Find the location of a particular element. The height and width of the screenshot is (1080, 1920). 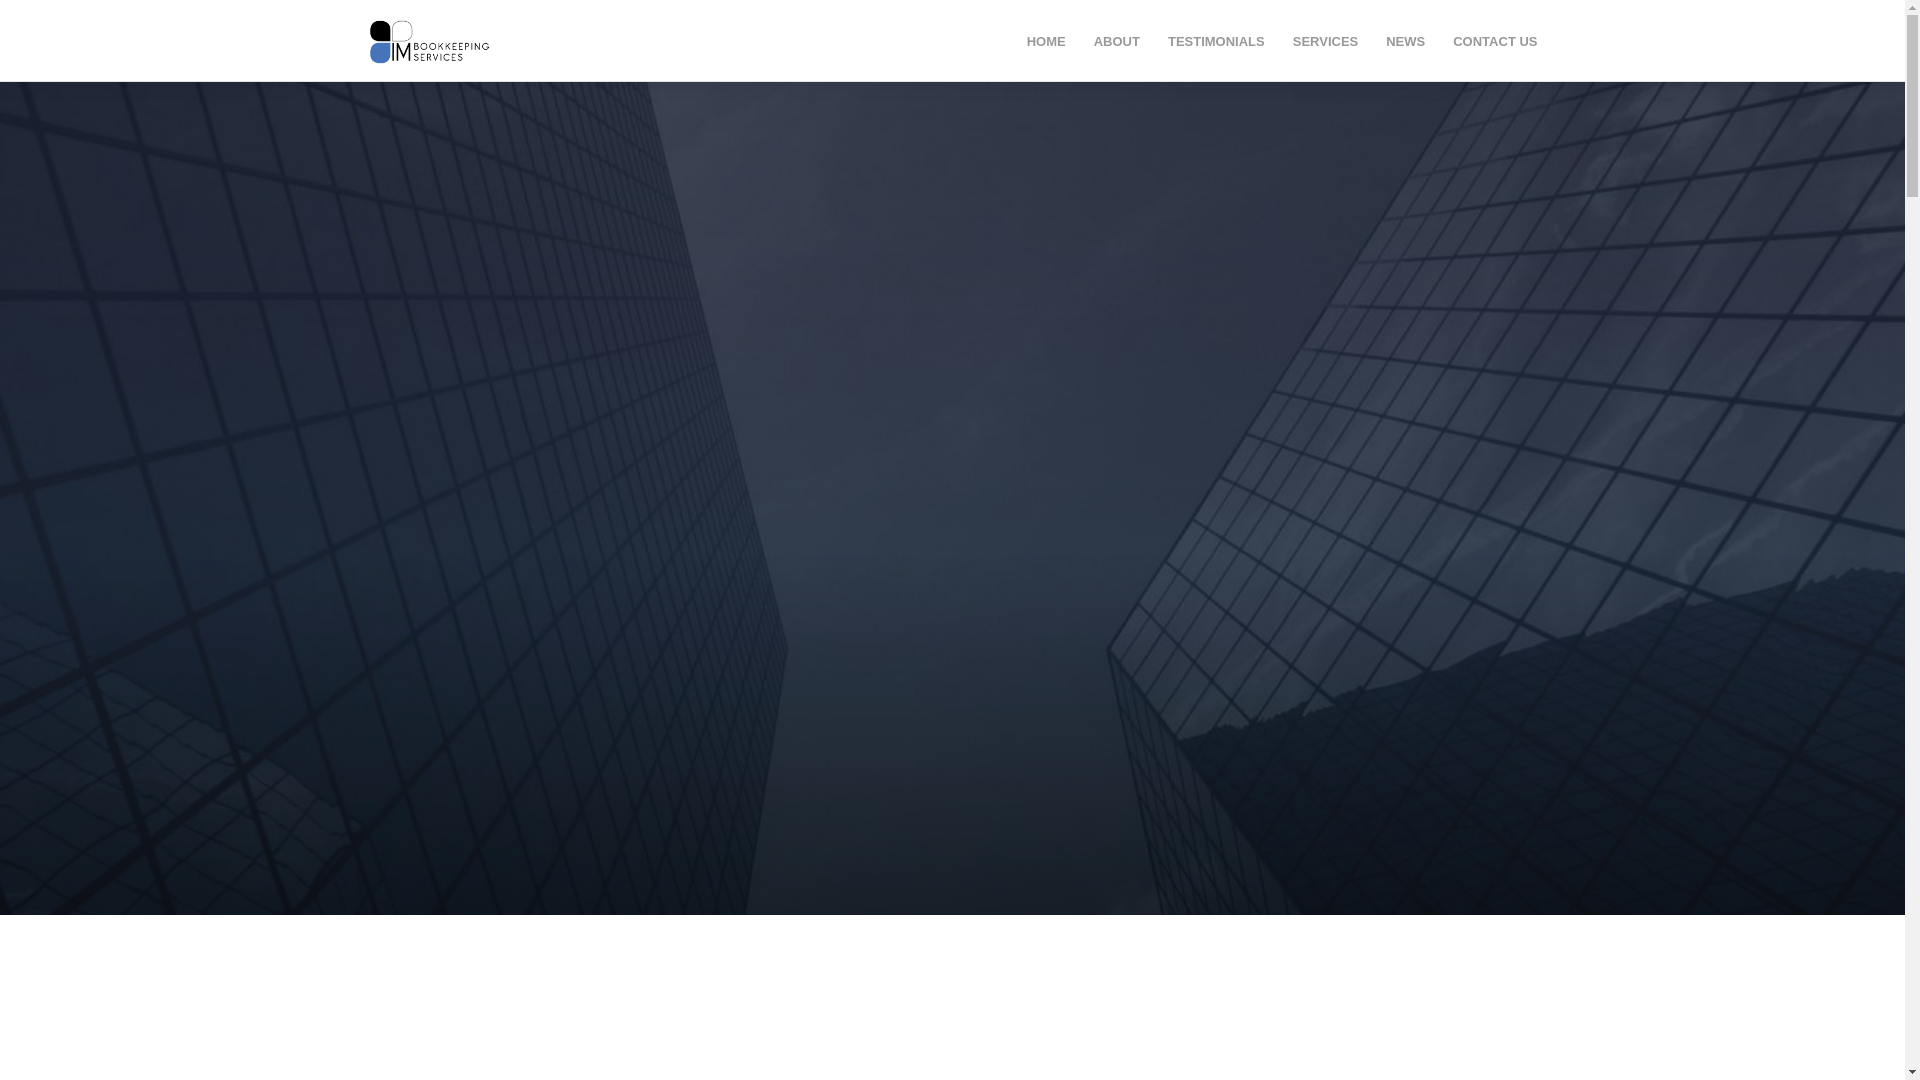

'ABOUT' is located at coordinates (1116, 41).